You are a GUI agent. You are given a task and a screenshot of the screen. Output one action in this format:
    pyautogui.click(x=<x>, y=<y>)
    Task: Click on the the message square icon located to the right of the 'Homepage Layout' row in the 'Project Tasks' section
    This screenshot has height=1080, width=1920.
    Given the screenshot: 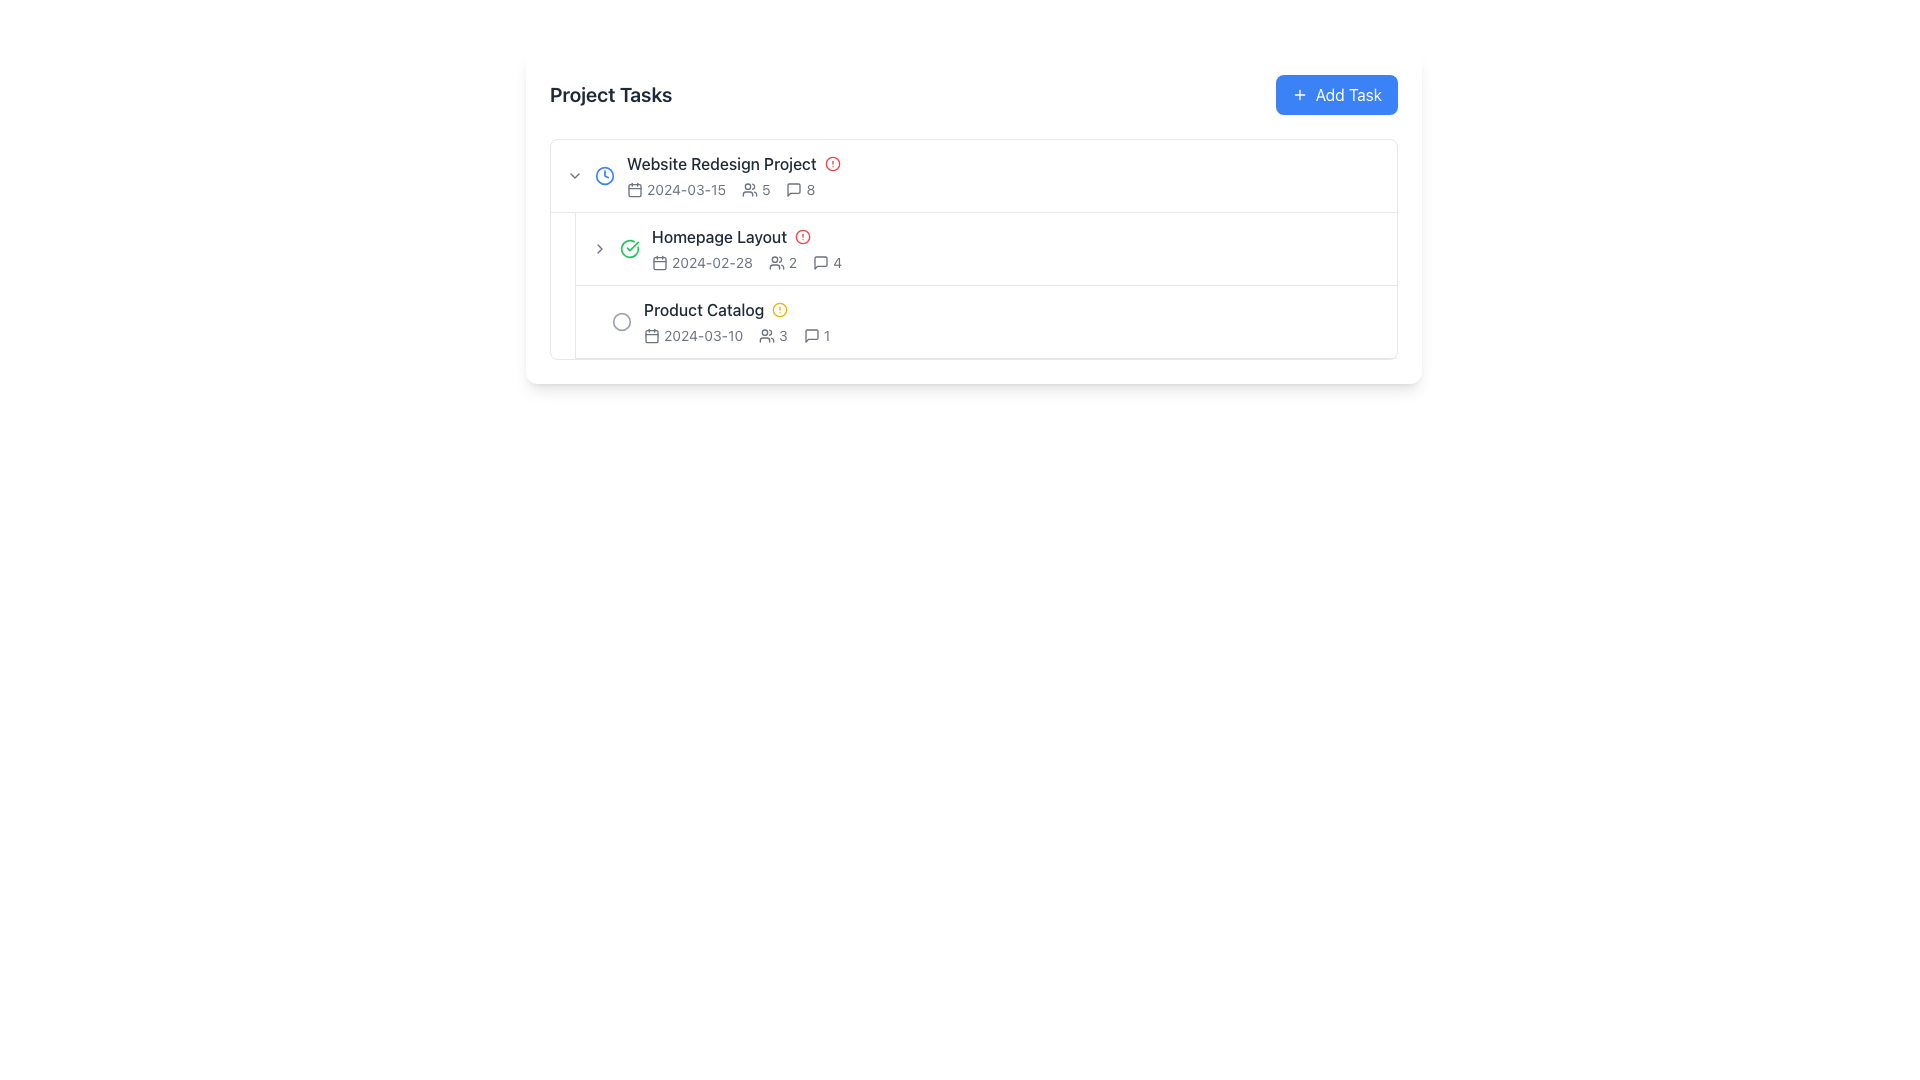 What is the action you would take?
    pyautogui.click(x=821, y=261)
    